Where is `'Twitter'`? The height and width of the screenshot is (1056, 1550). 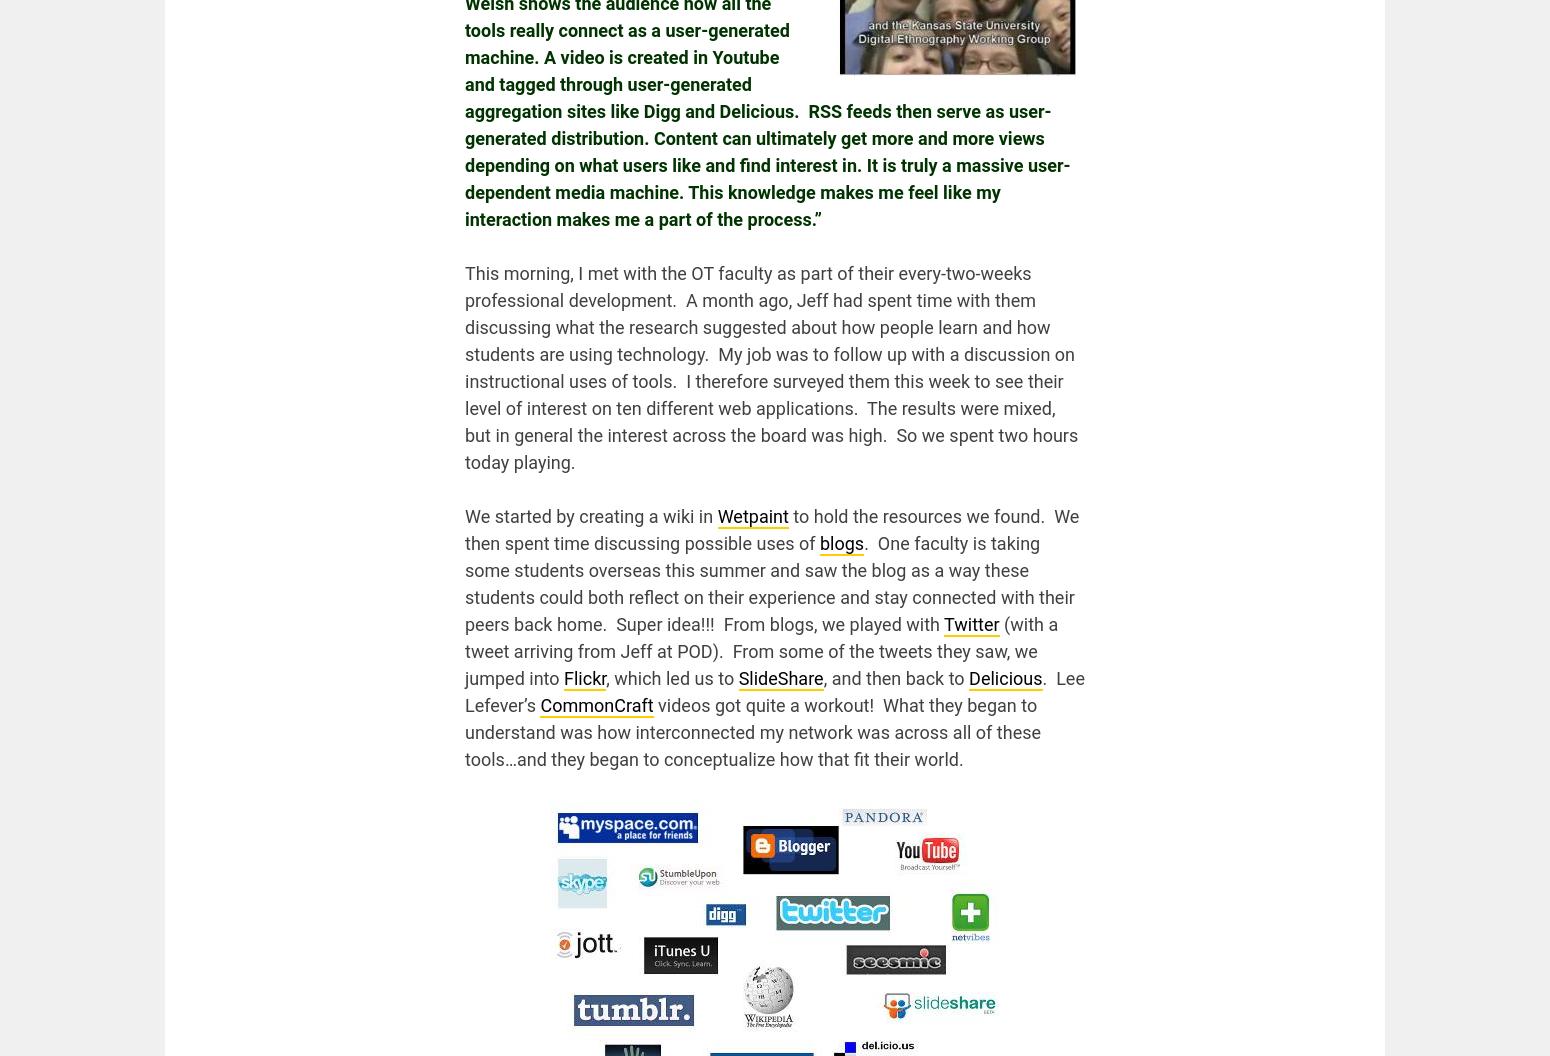
'Twitter' is located at coordinates (970, 623).